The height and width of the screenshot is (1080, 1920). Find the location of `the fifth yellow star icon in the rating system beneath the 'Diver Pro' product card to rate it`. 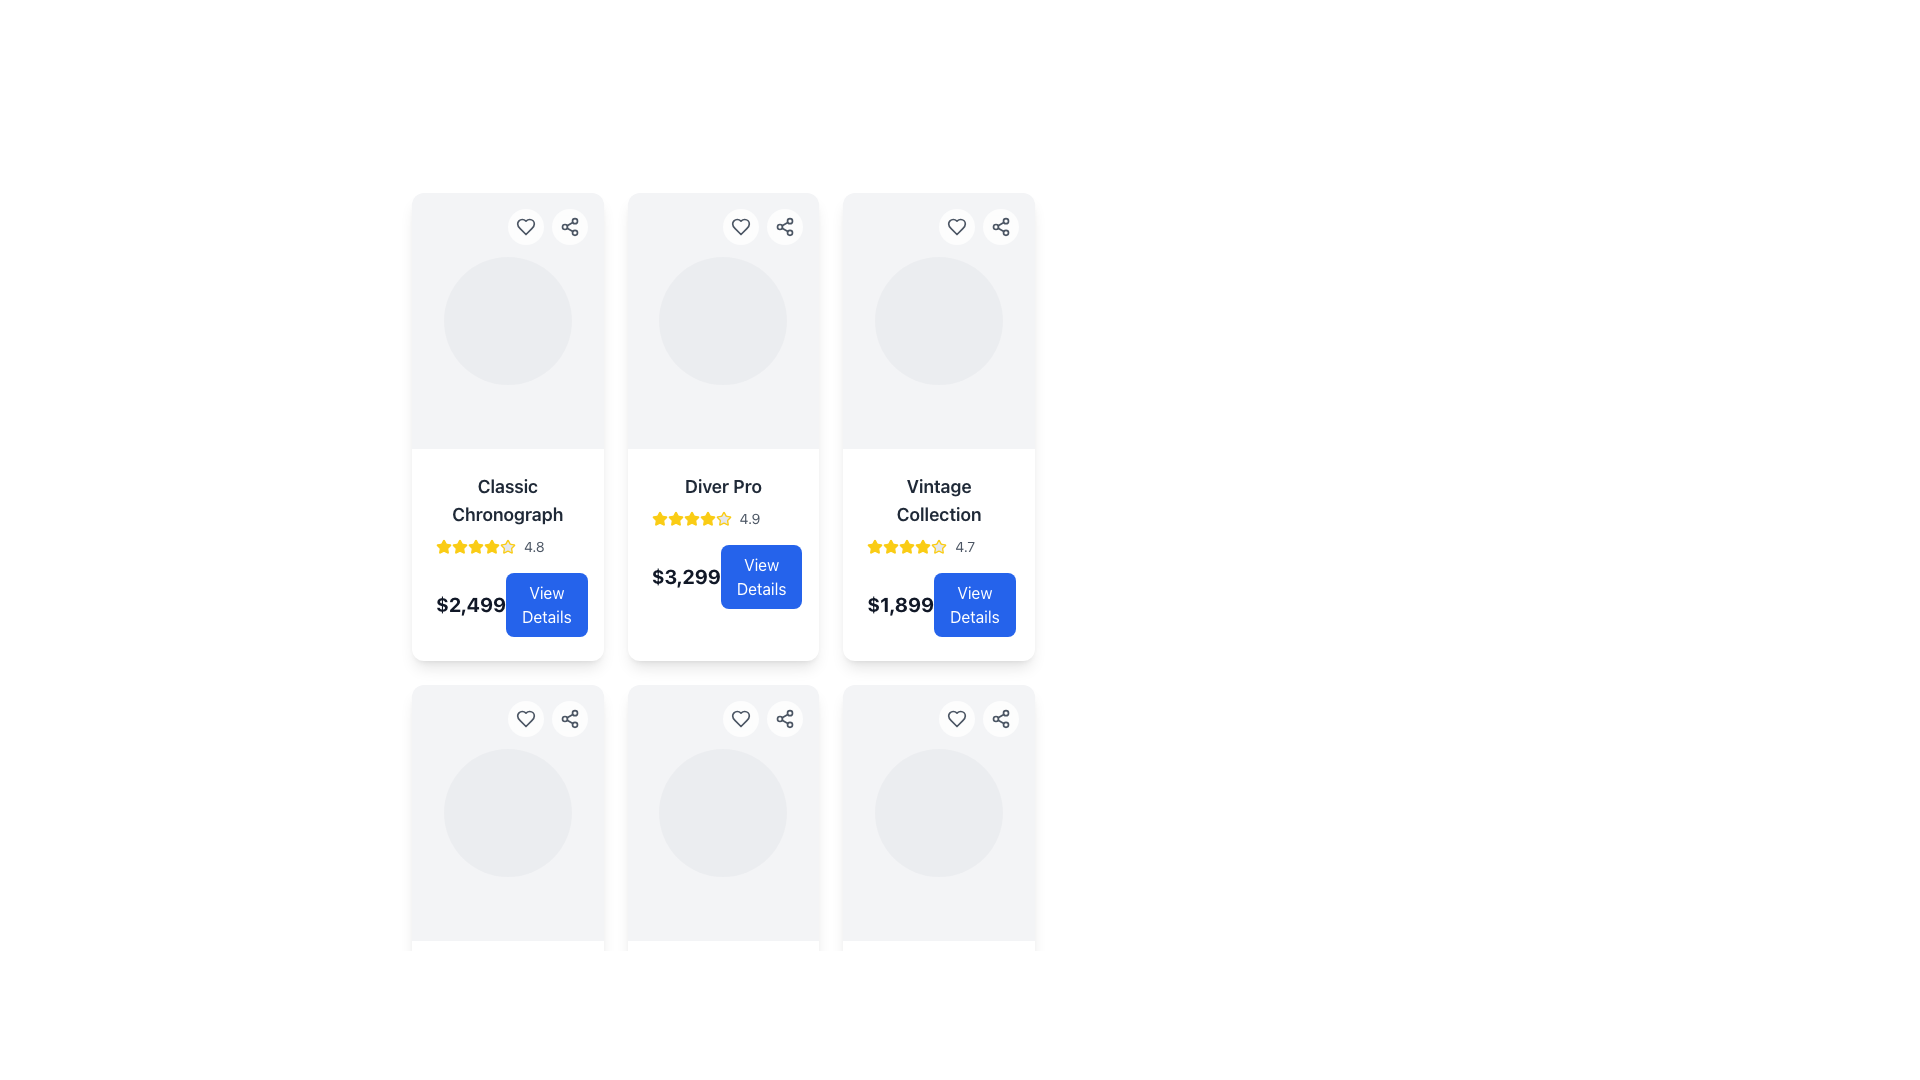

the fifth yellow star icon in the rating system beneath the 'Diver Pro' product card to rate it is located at coordinates (691, 518).